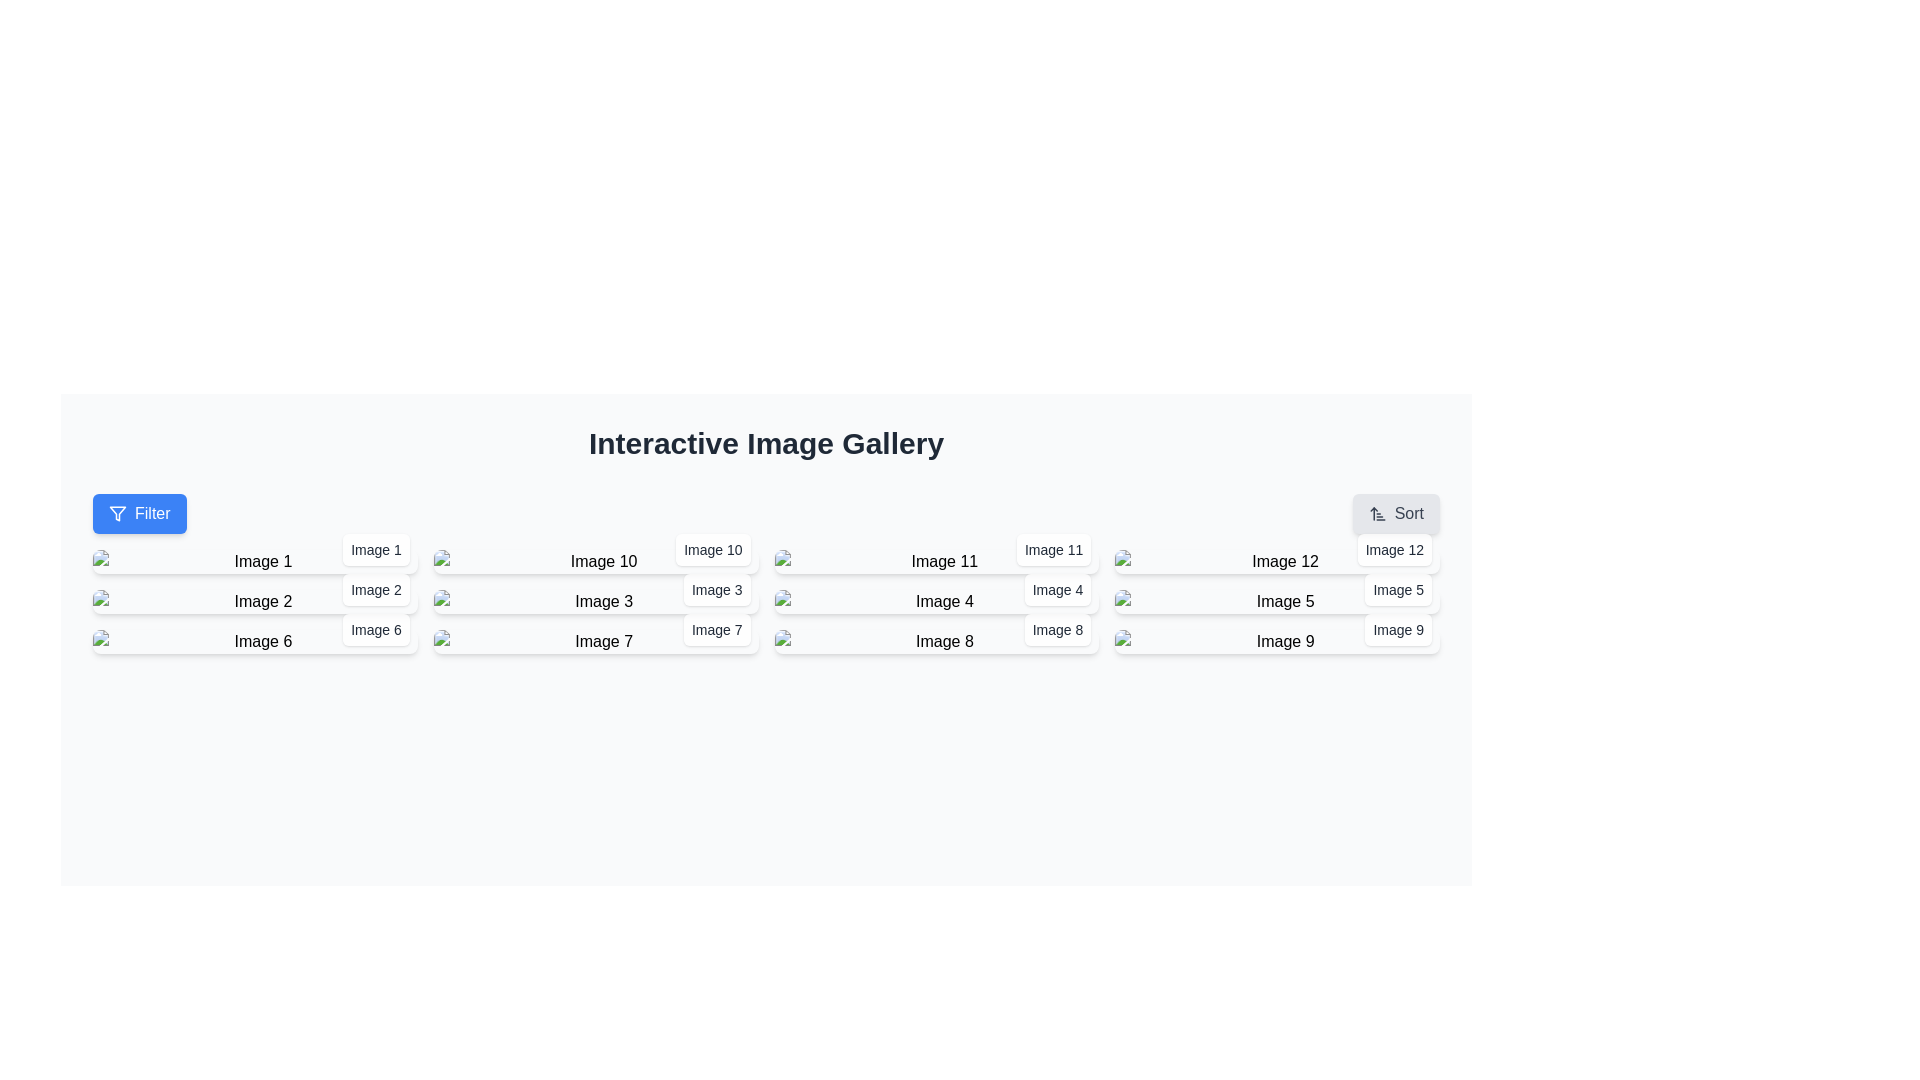 The image size is (1920, 1080). What do you see at coordinates (1397, 628) in the screenshot?
I see `text label 'Image 9' located at the bottom-right corner of the ninth image in the interactive image gallery` at bounding box center [1397, 628].